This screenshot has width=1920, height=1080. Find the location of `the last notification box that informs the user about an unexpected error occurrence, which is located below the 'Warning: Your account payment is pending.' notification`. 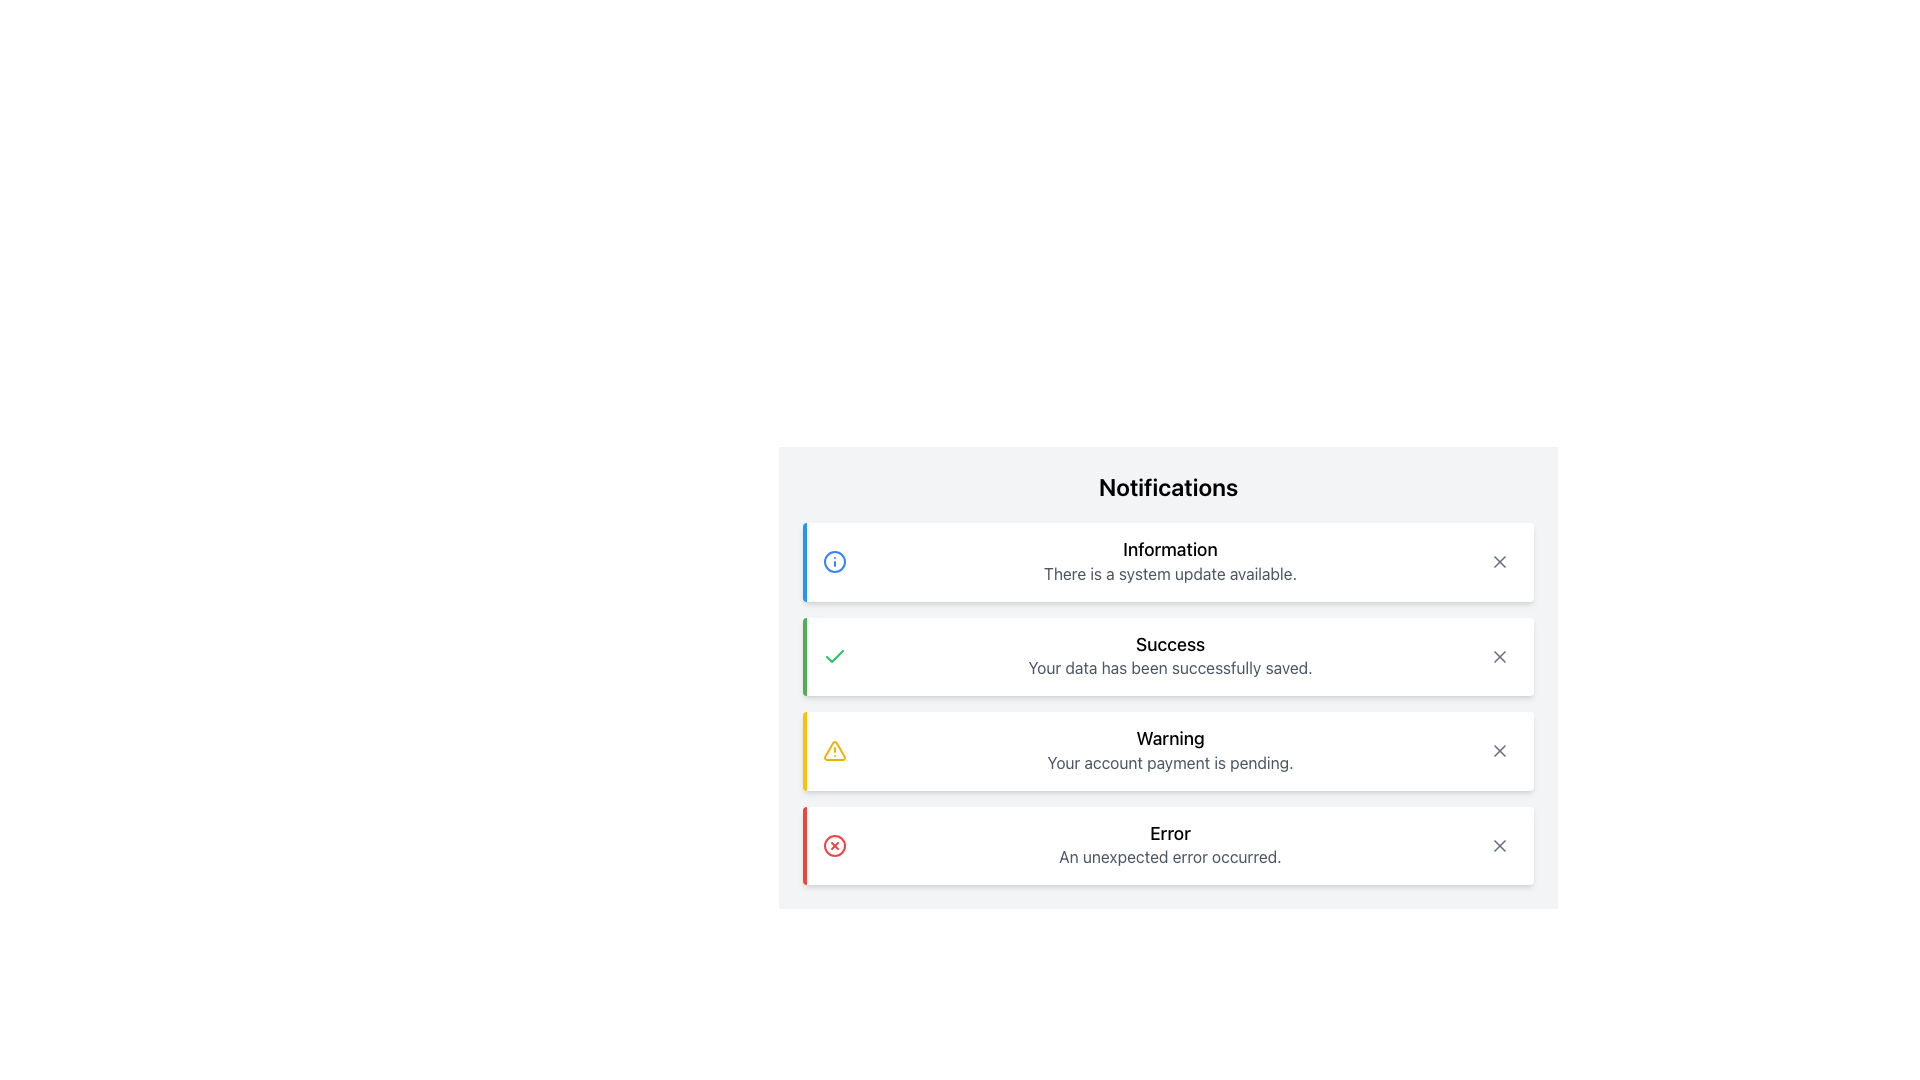

the last notification box that informs the user about an unexpected error occurrence, which is located below the 'Warning: Your account payment is pending.' notification is located at coordinates (1168, 845).